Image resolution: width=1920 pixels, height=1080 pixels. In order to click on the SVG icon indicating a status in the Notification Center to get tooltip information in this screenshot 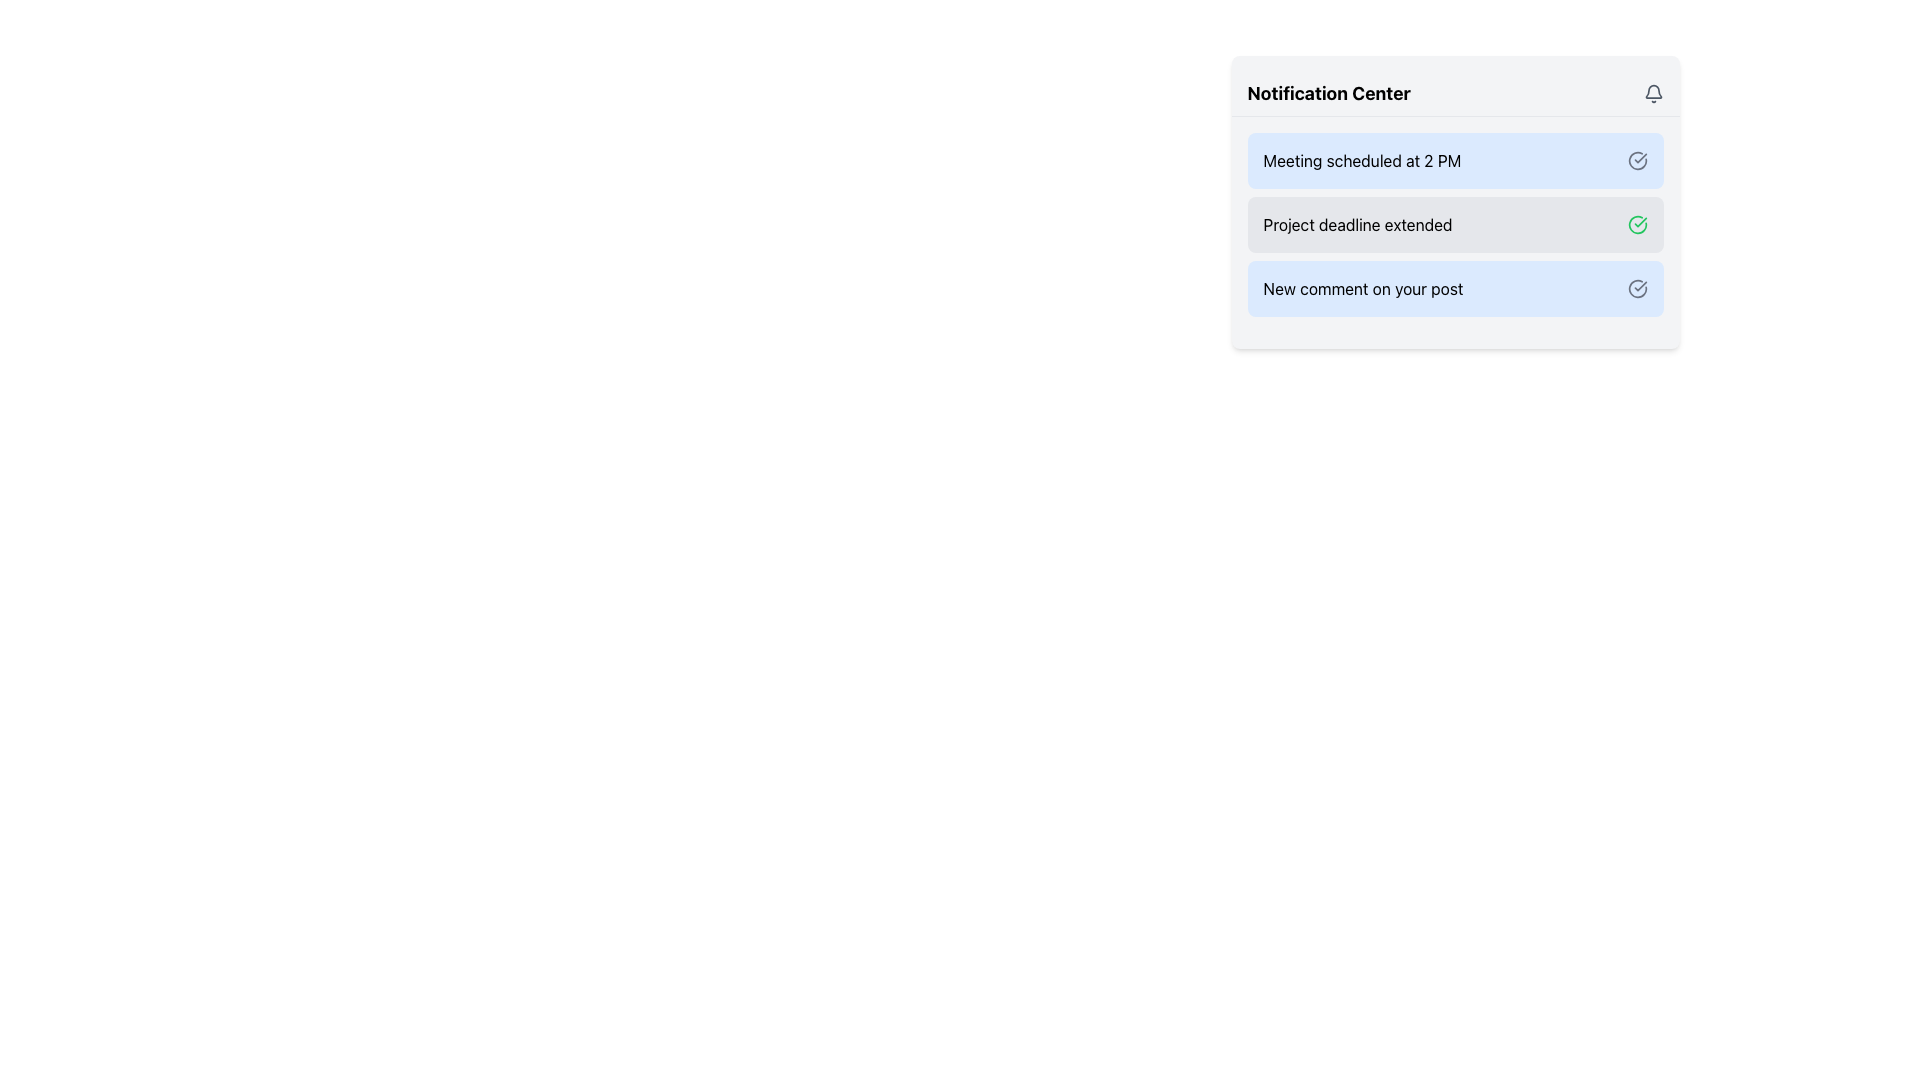, I will do `click(1637, 160)`.